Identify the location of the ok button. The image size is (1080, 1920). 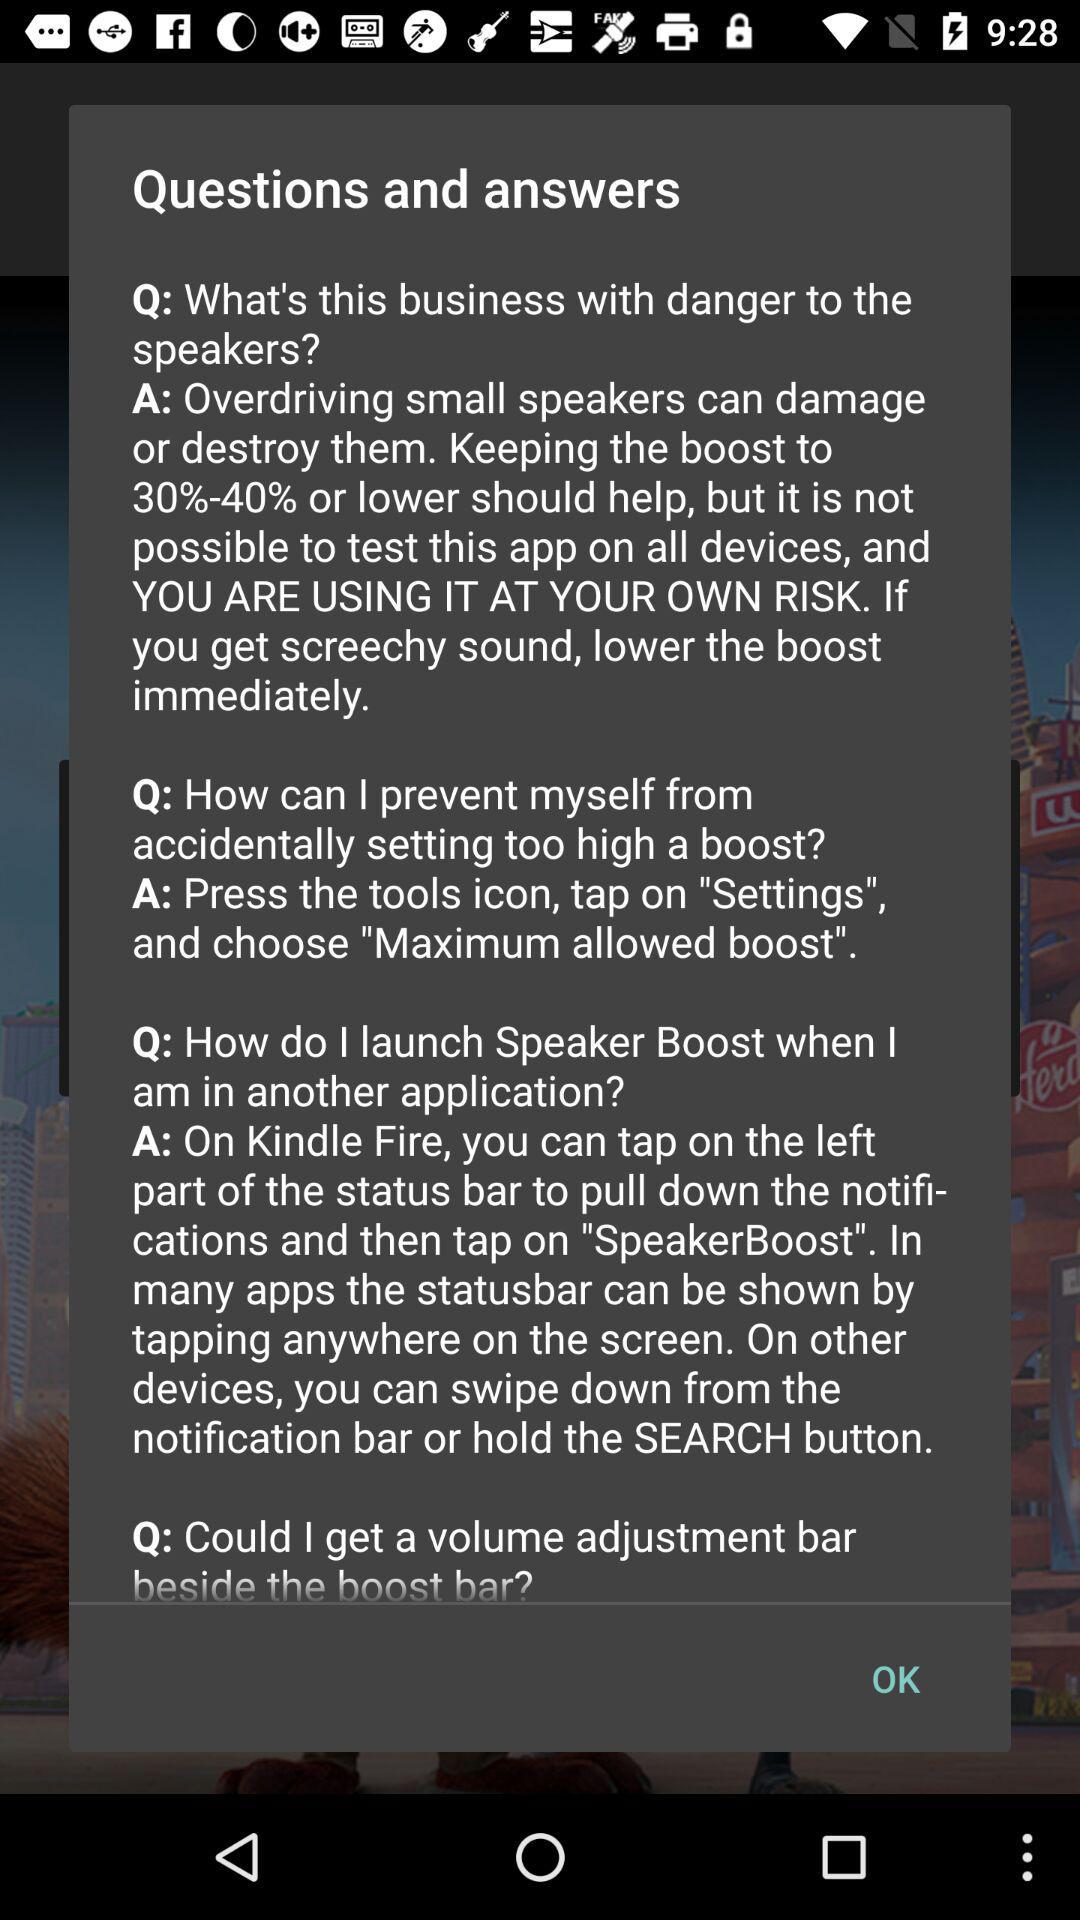
(894, 1678).